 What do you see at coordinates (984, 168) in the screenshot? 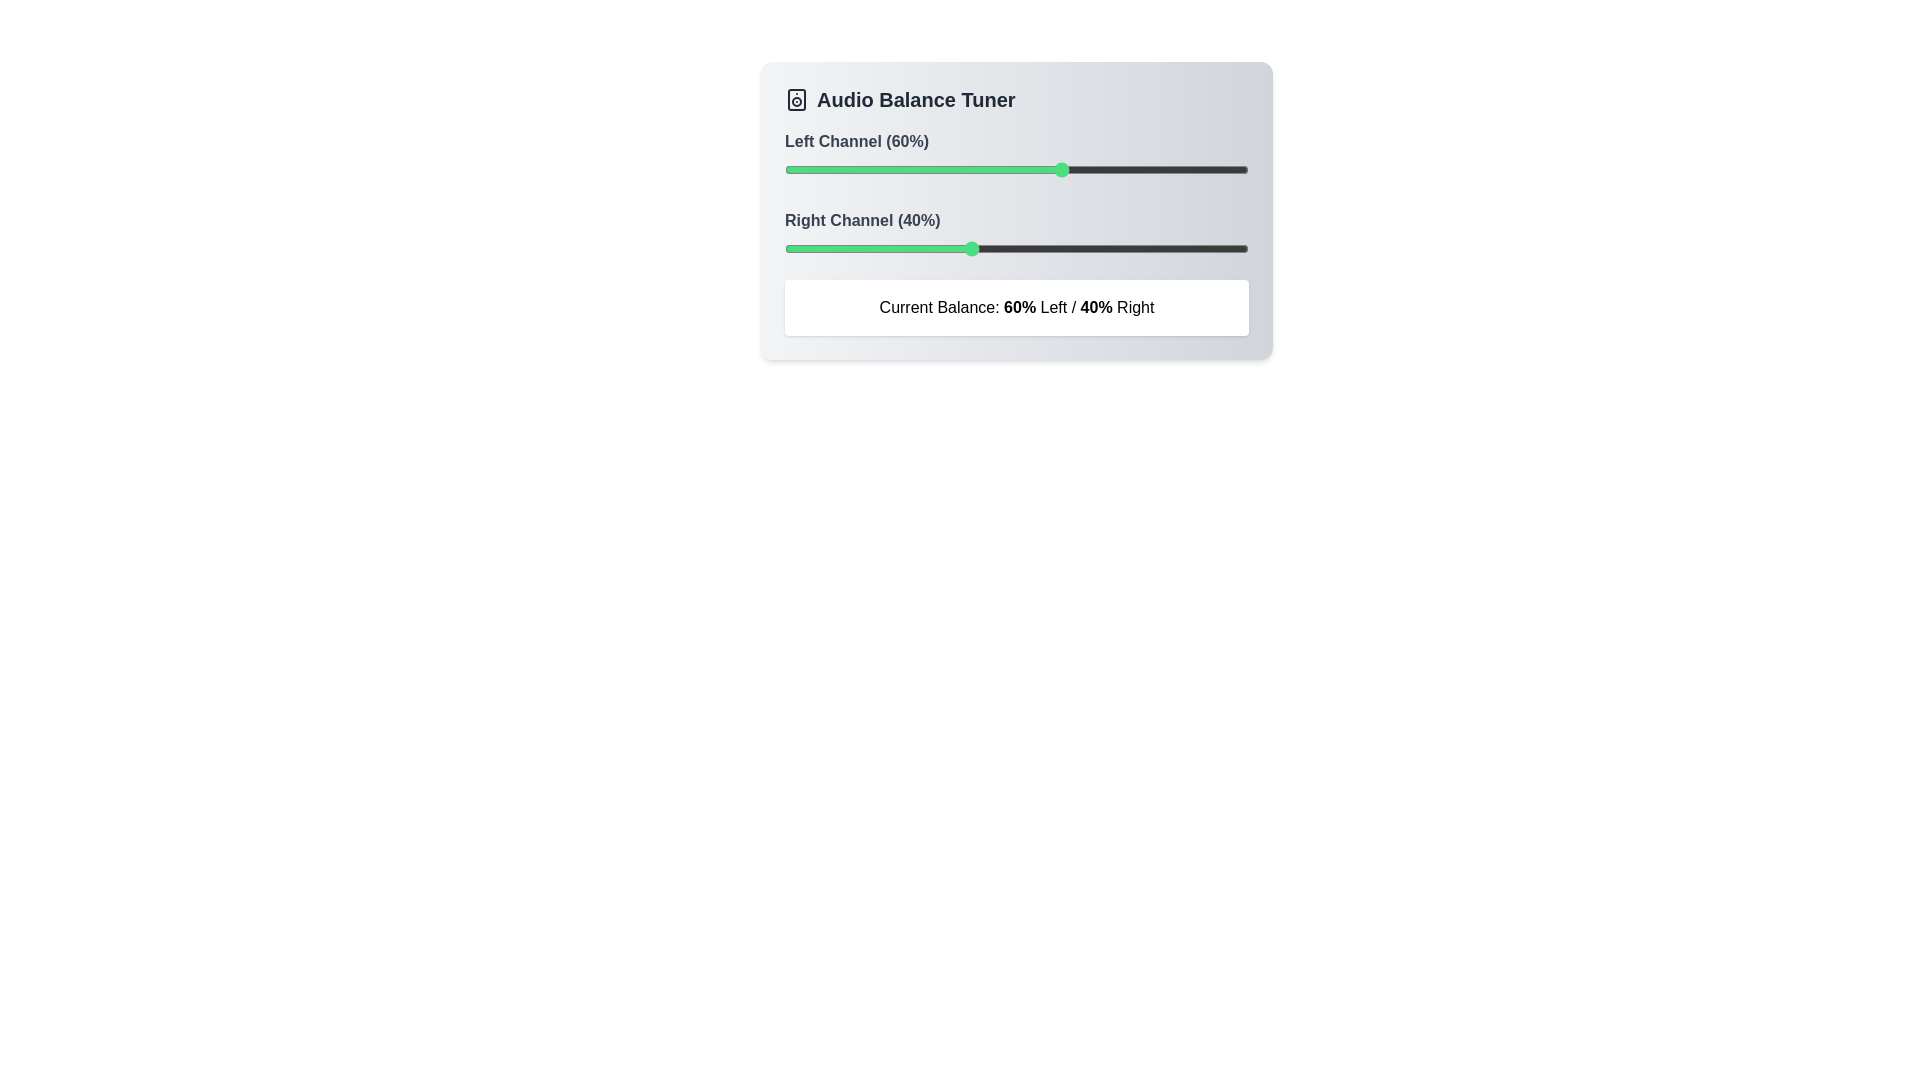
I see `the balance of the 0 channel to 43%` at bounding box center [984, 168].